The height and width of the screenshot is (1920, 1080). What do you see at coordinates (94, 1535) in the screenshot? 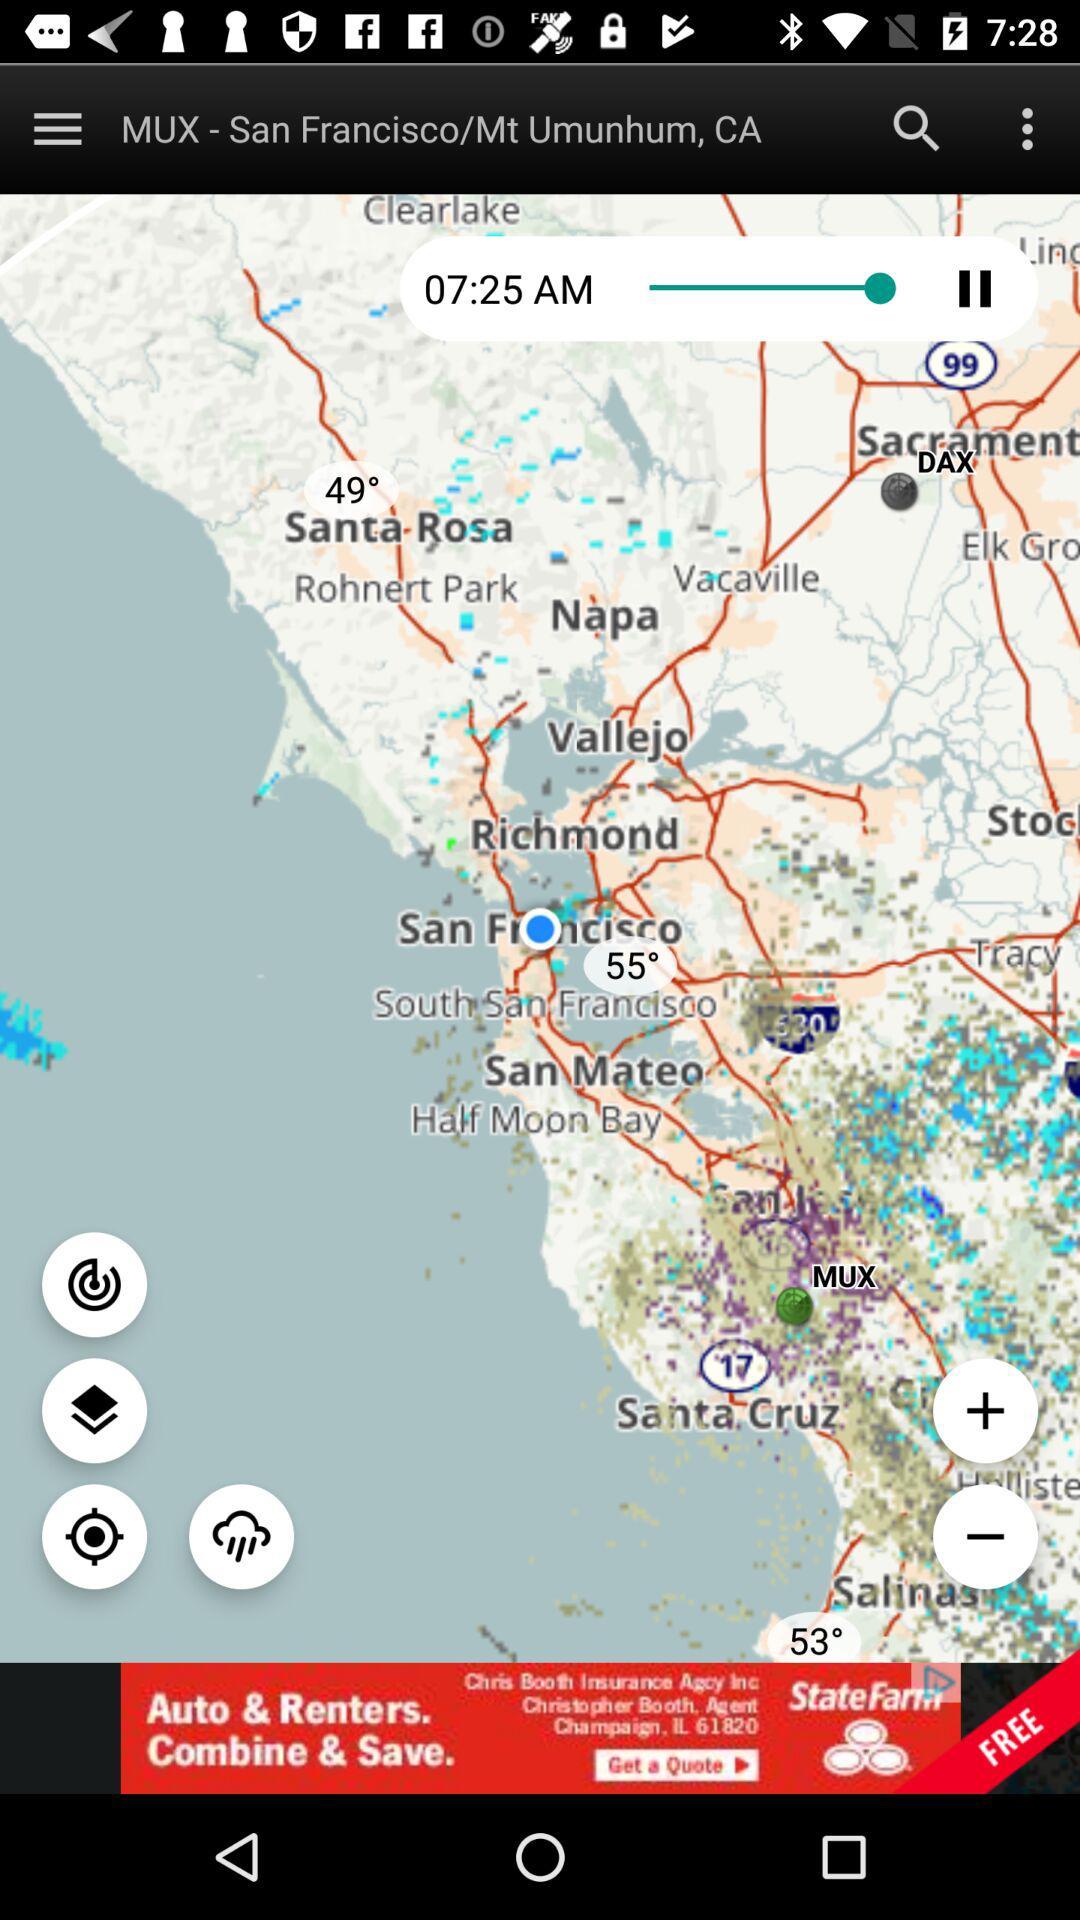
I see `location button` at bounding box center [94, 1535].